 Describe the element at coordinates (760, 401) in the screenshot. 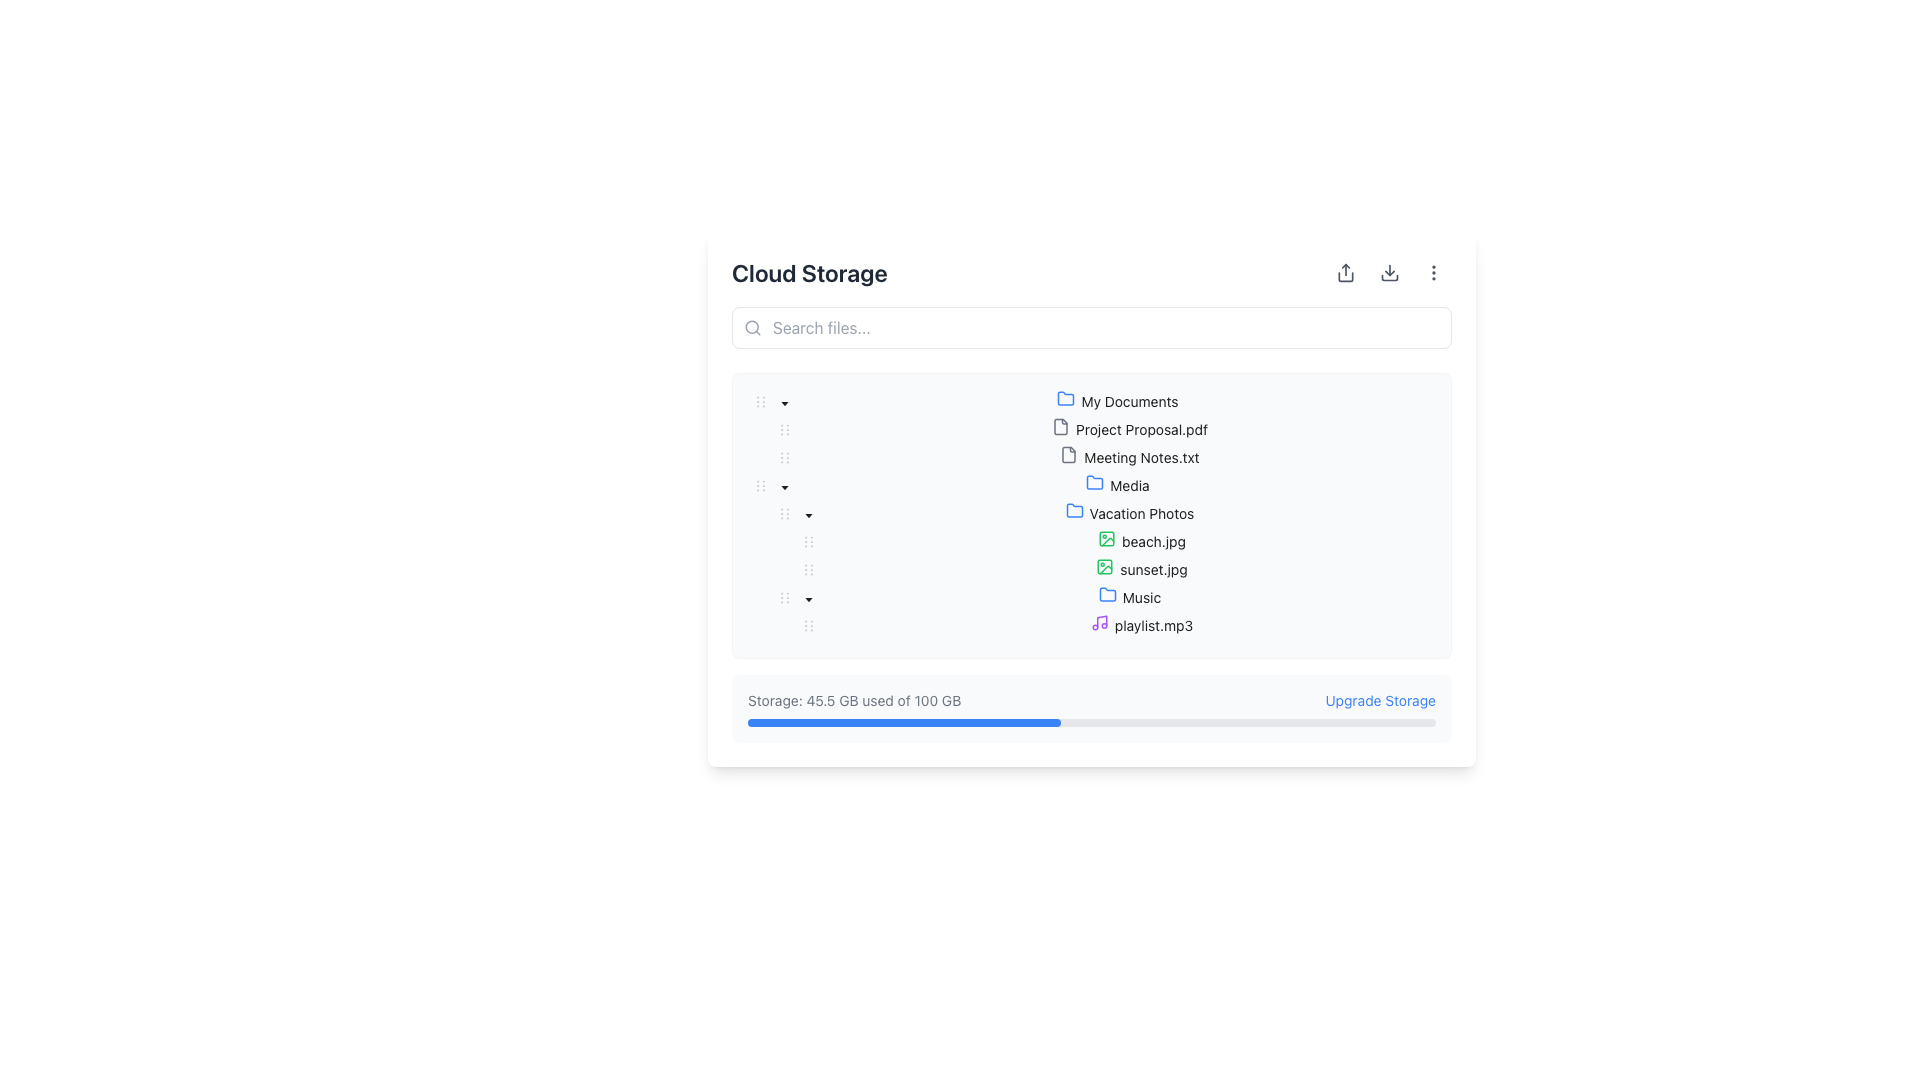

I see `the drag-handle icon located` at that location.